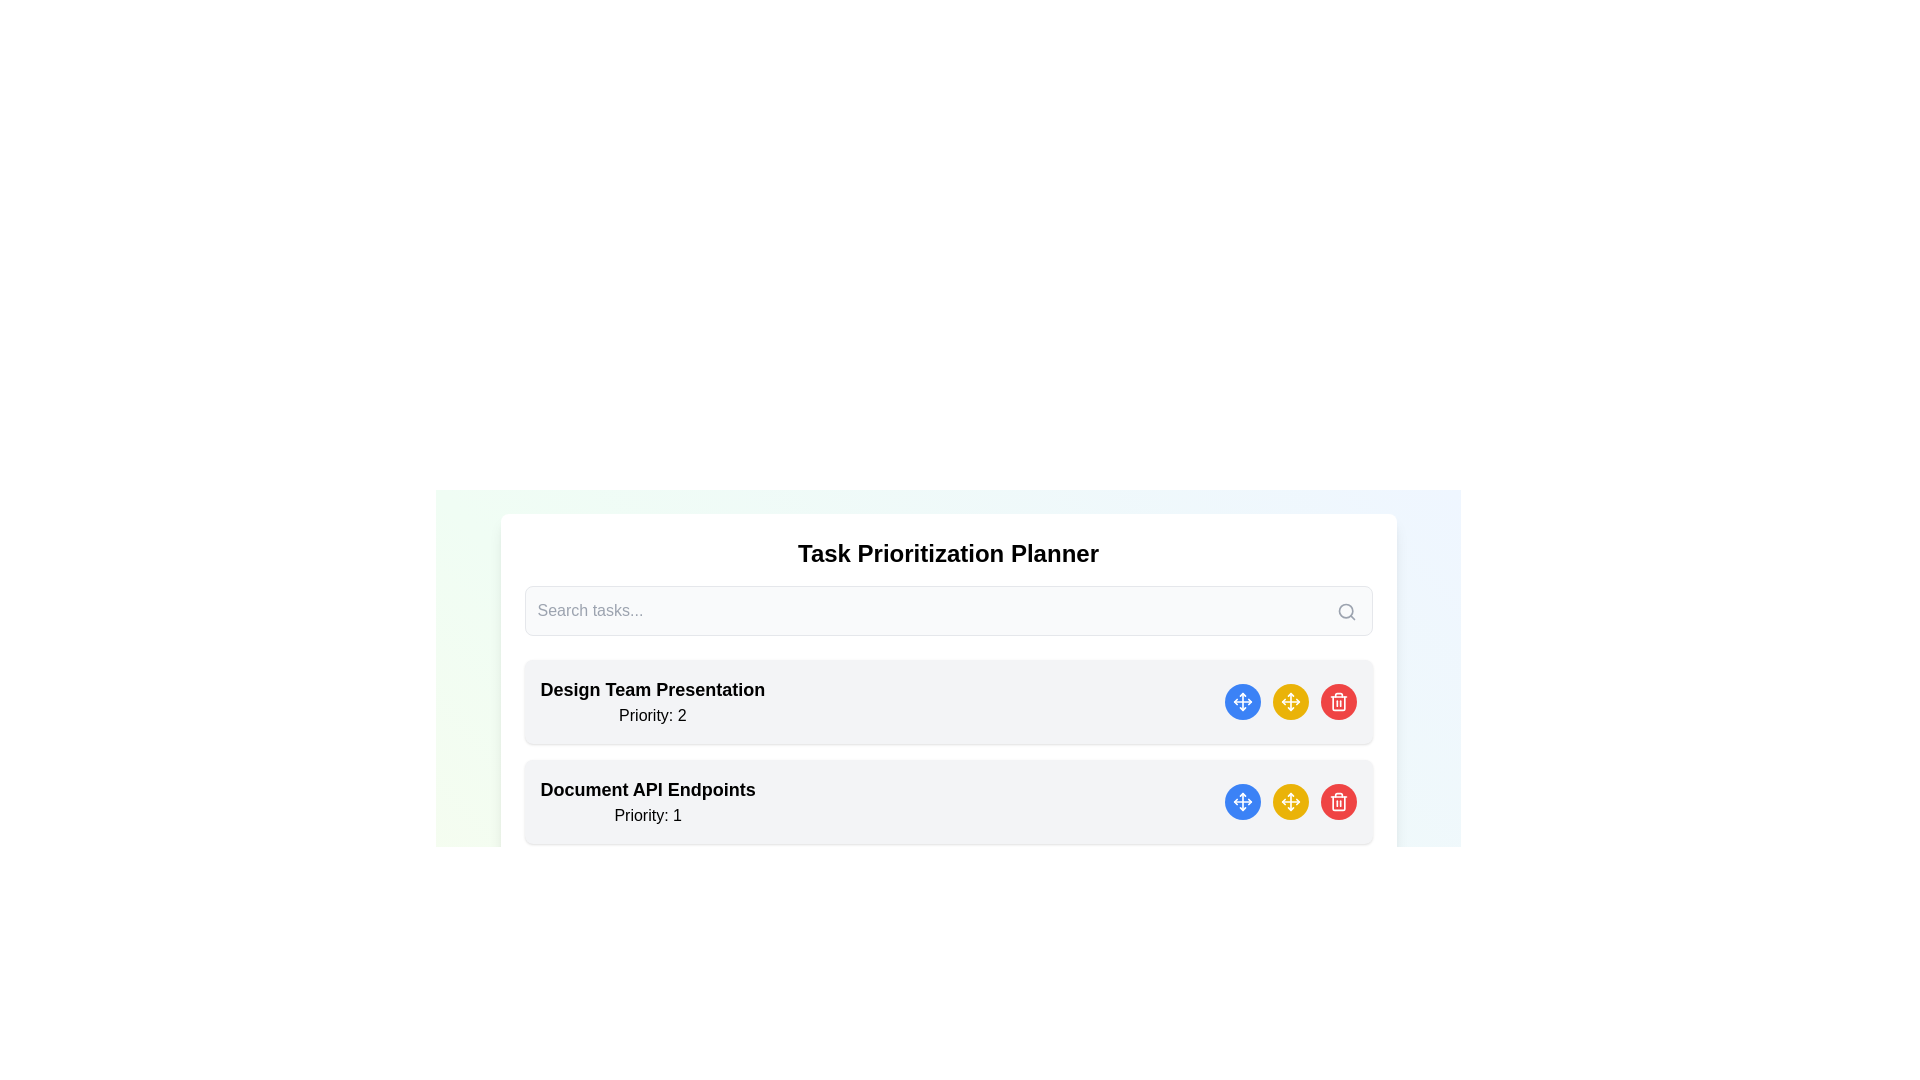 The height and width of the screenshot is (1080, 1920). Describe the element at coordinates (652, 715) in the screenshot. I see `the Text label that informs the user of the priority number assigned to a task, located directly under the title 'Design Team Presentation' within the first card in the task prioritization interface` at that location.